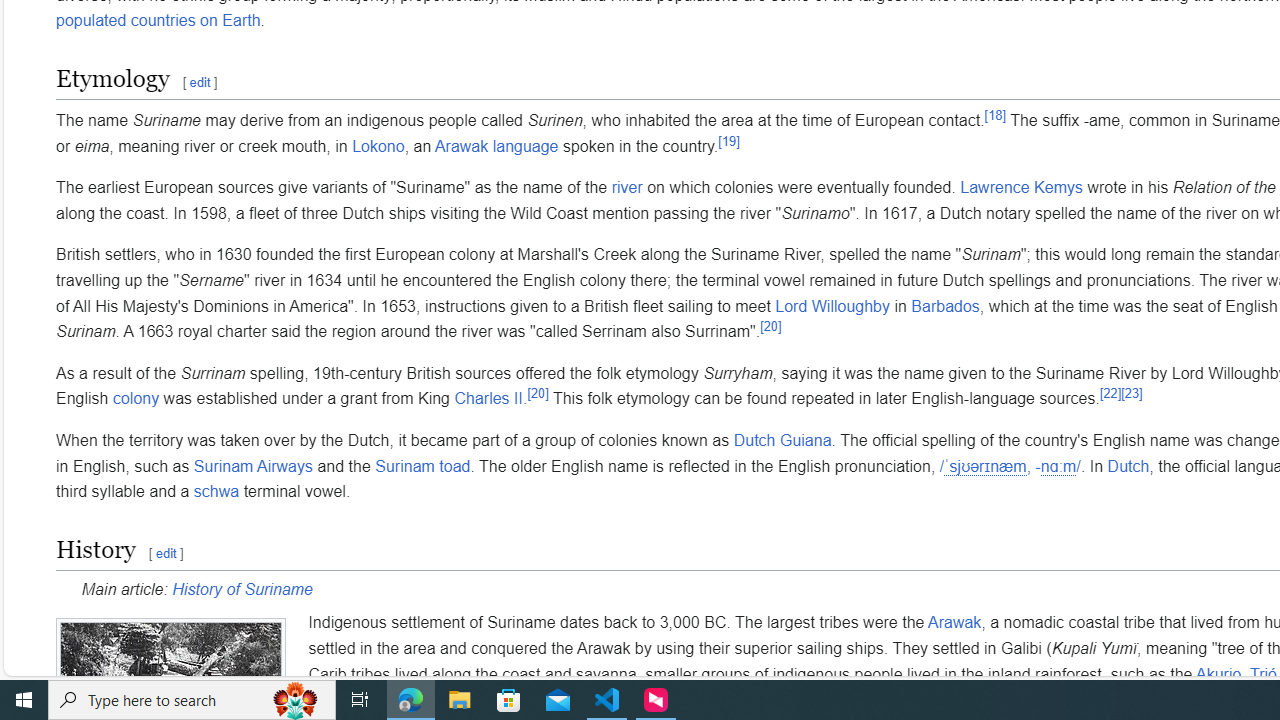 The image size is (1280, 720). I want to click on 'Lord Willoughby', so click(832, 306).